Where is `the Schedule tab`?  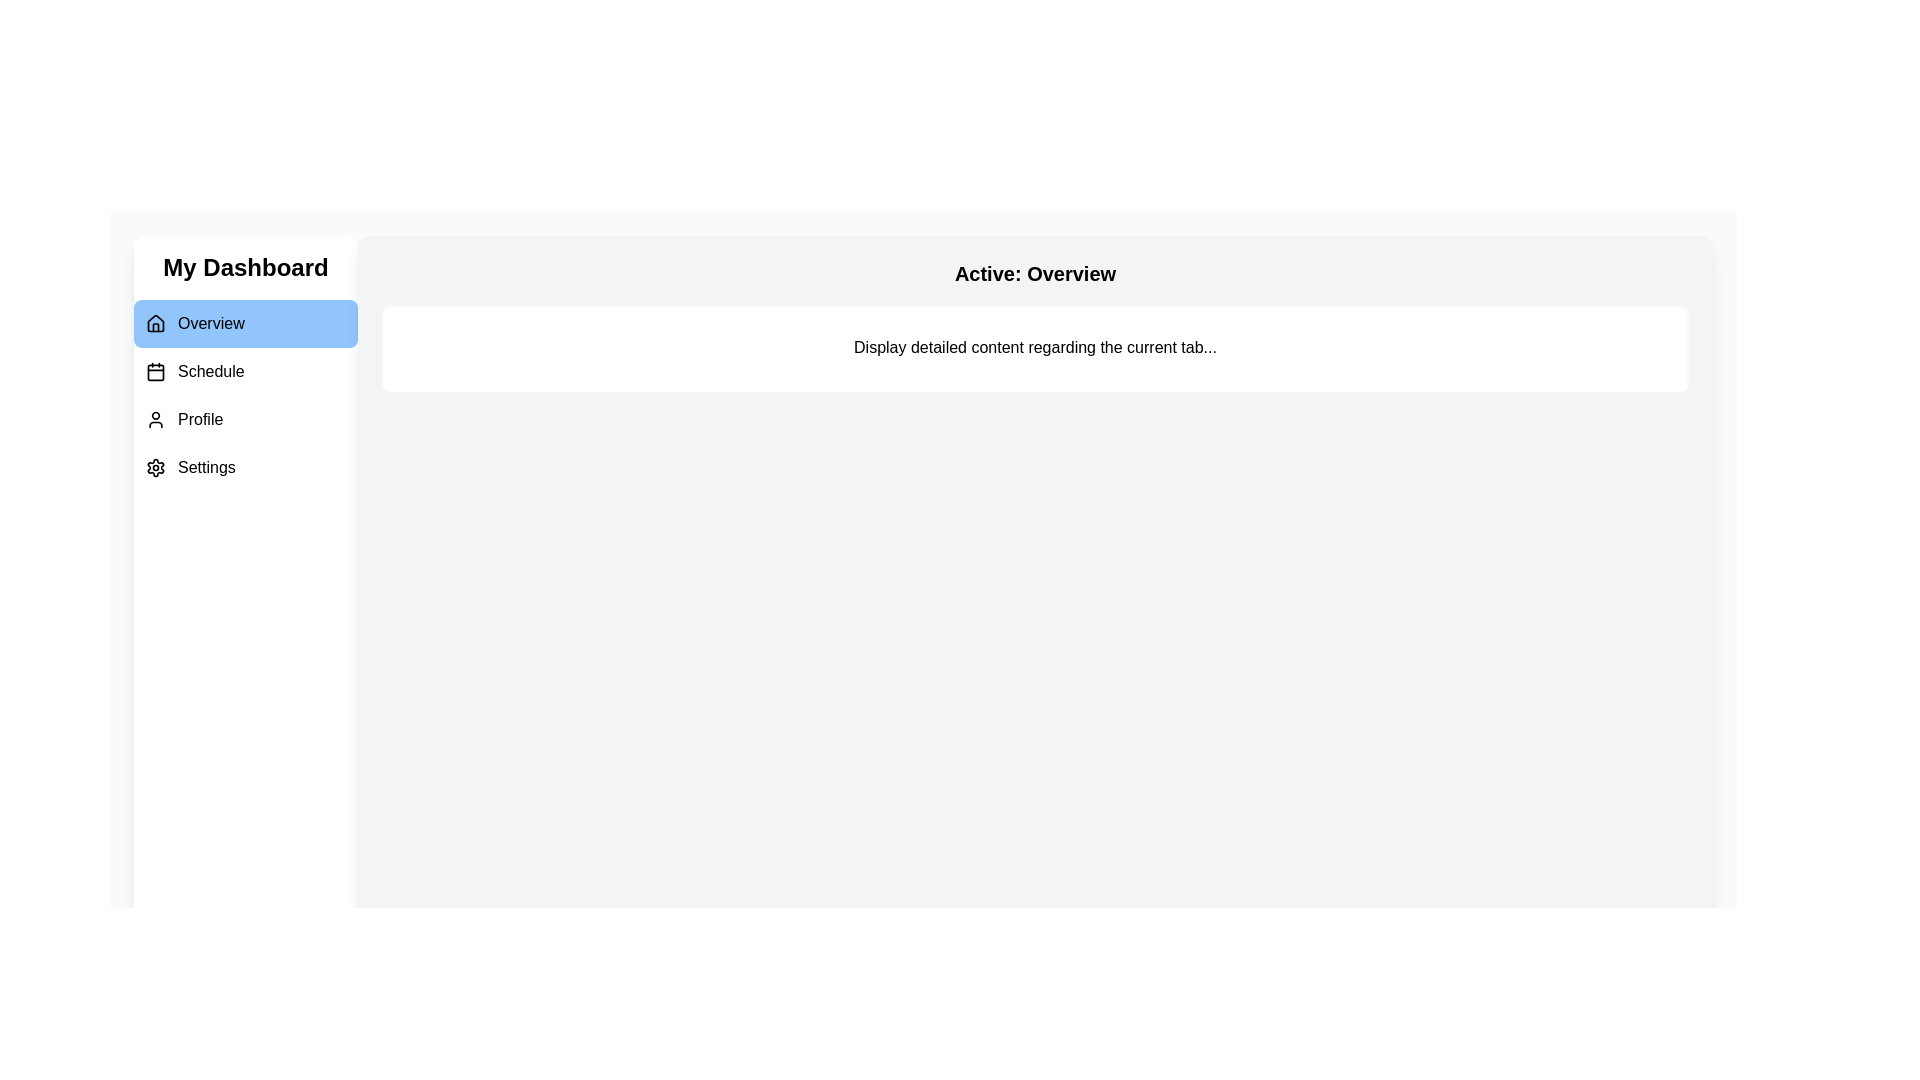
the Schedule tab is located at coordinates (244, 371).